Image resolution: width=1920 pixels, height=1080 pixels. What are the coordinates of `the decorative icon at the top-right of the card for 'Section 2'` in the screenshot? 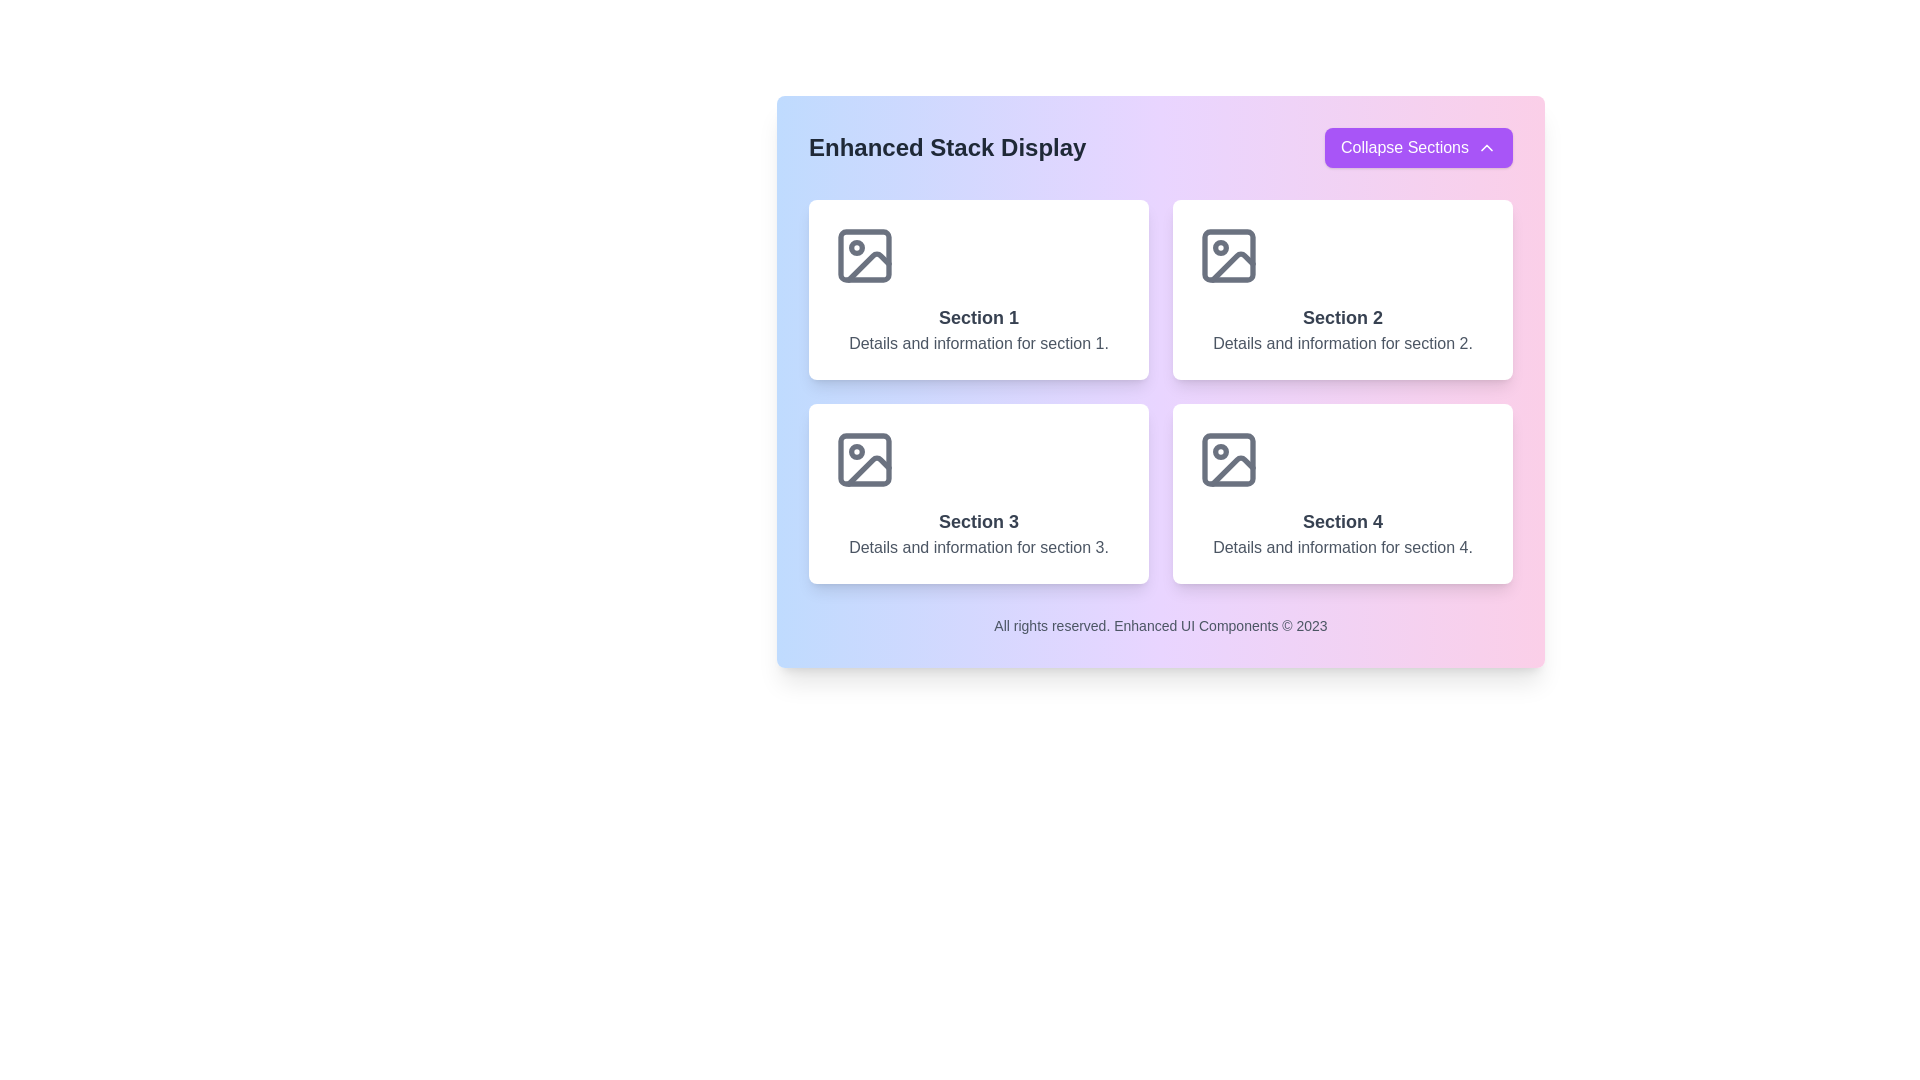 It's located at (1227, 254).